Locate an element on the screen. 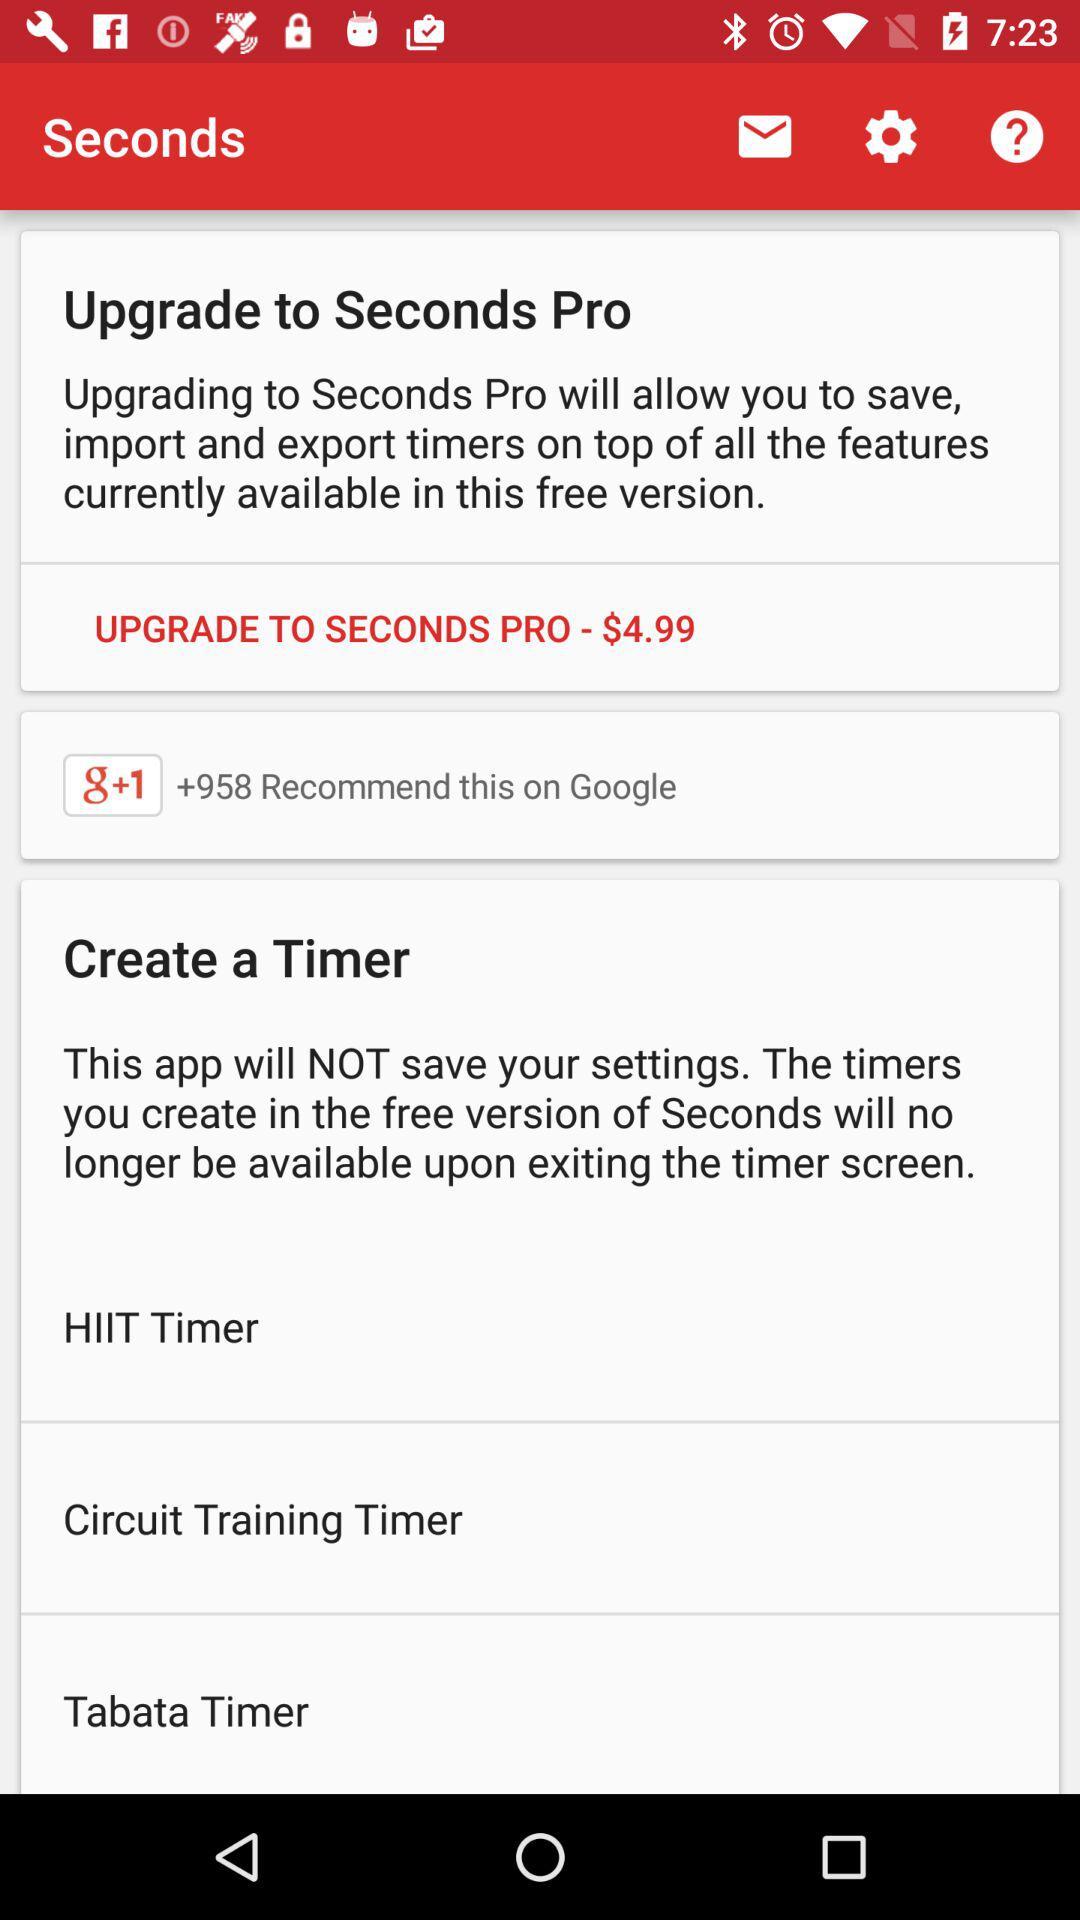  the text immediately below hiit timer is located at coordinates (540, 1518).